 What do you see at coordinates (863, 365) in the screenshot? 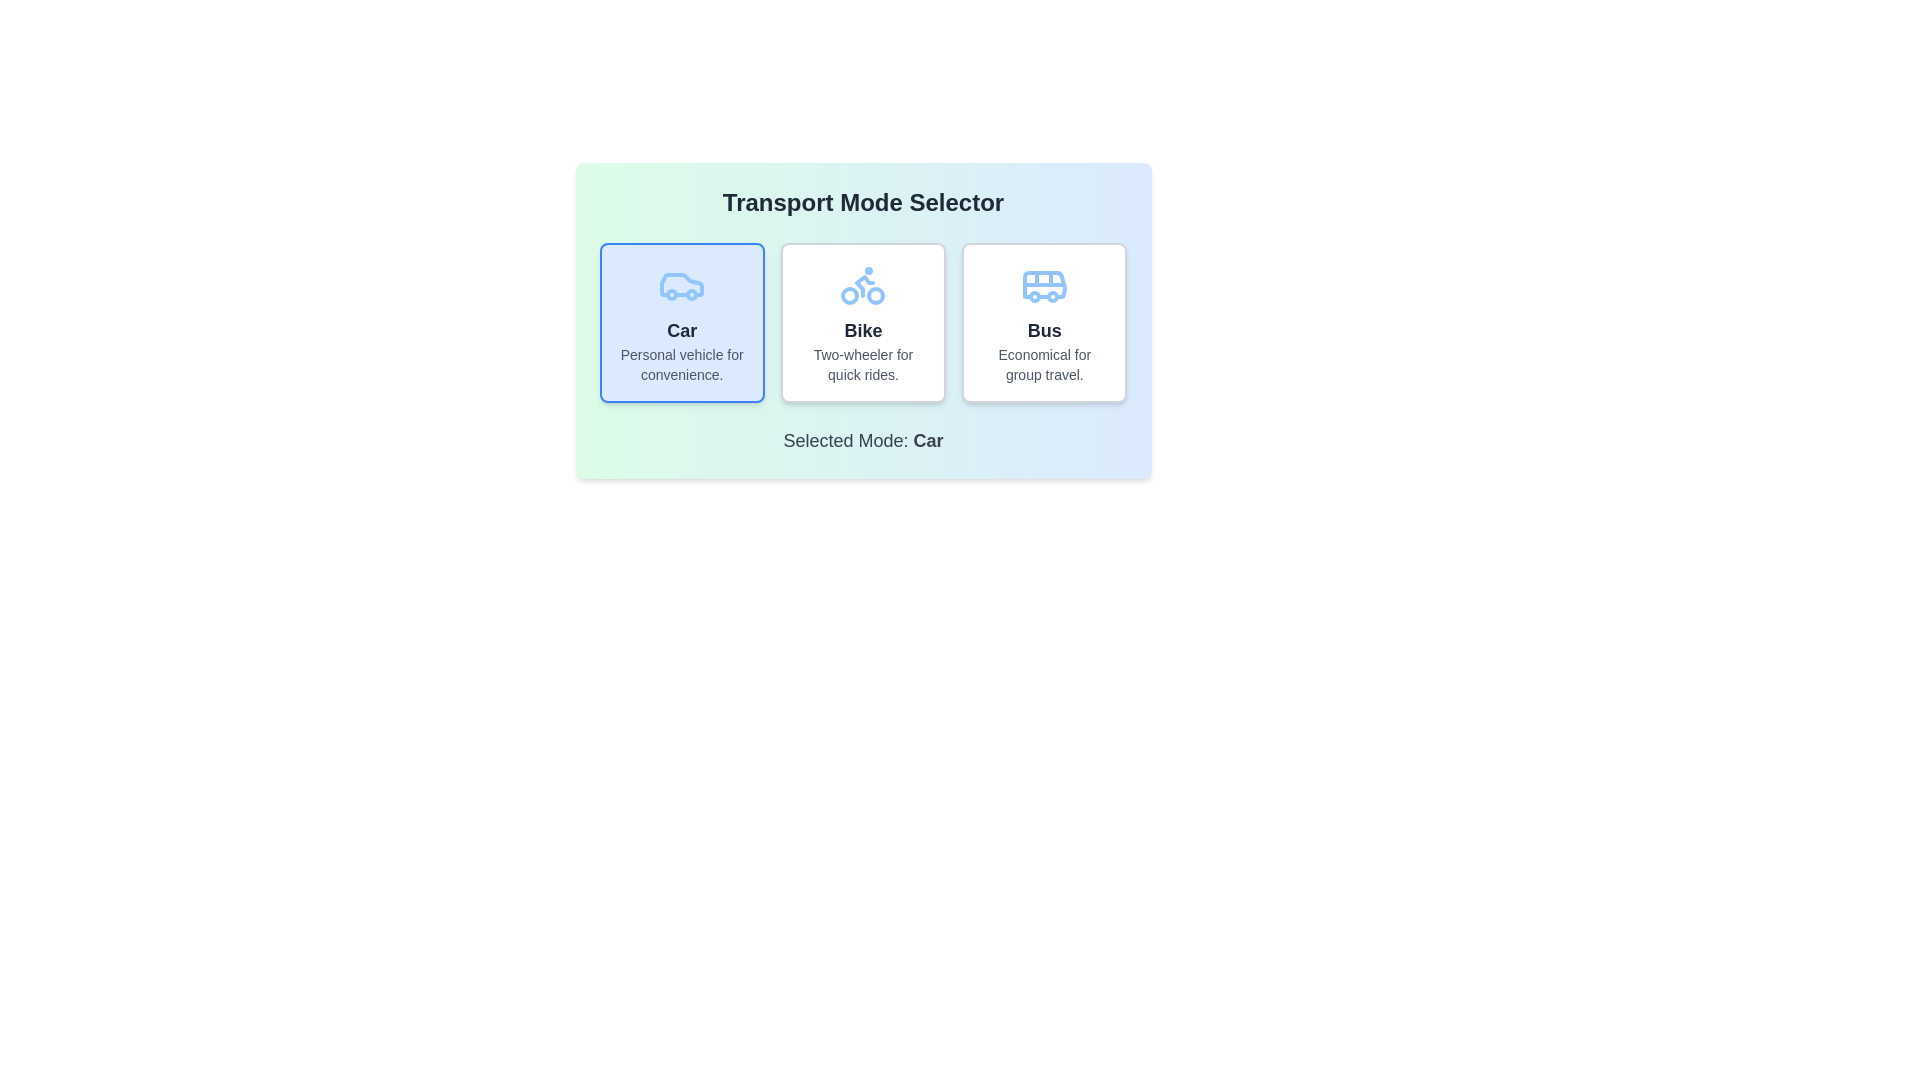
I see `the text label that contains 'Two-wheeler for quick rides.' styled in gray color, positioned below the title 'Bike' in the second card of a horizontal row` at bounding box center [863, 365].